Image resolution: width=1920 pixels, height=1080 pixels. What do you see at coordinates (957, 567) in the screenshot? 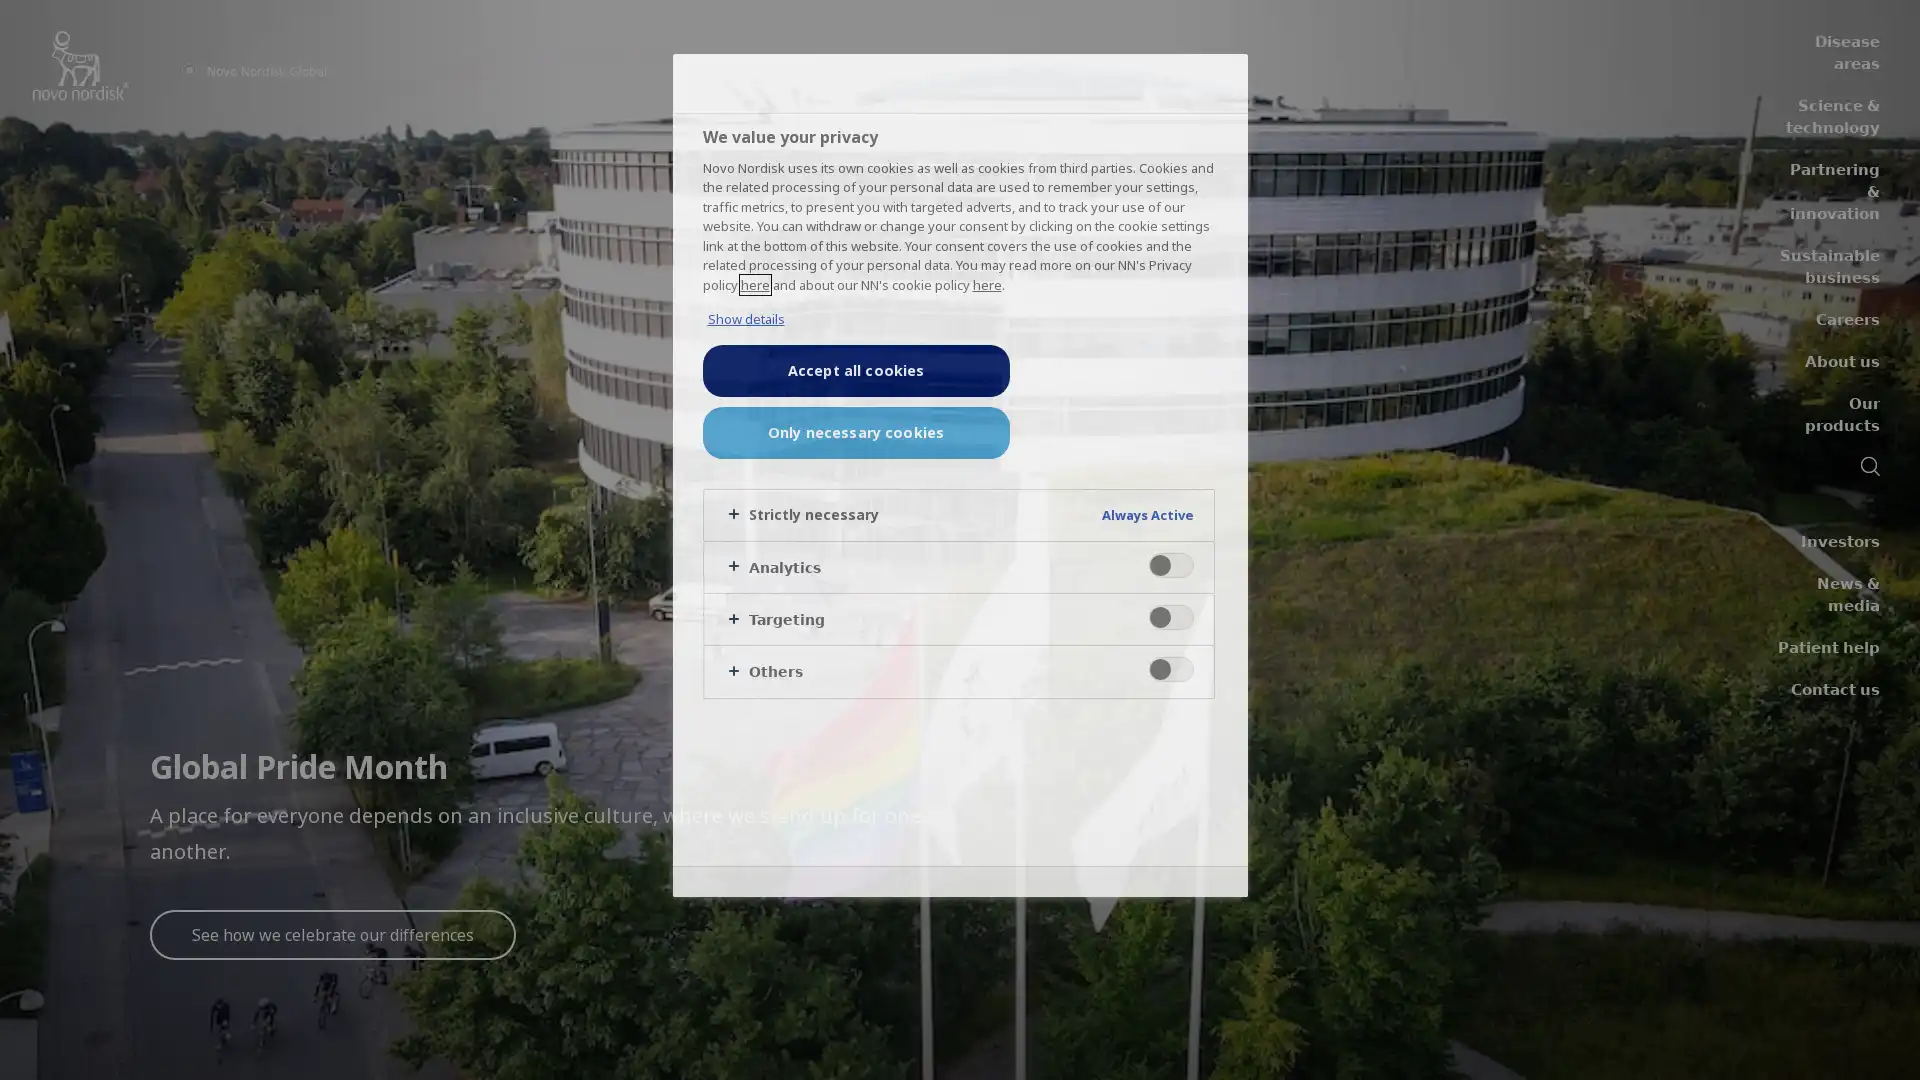
I see `Analytics` at bounding box center [957, 567].